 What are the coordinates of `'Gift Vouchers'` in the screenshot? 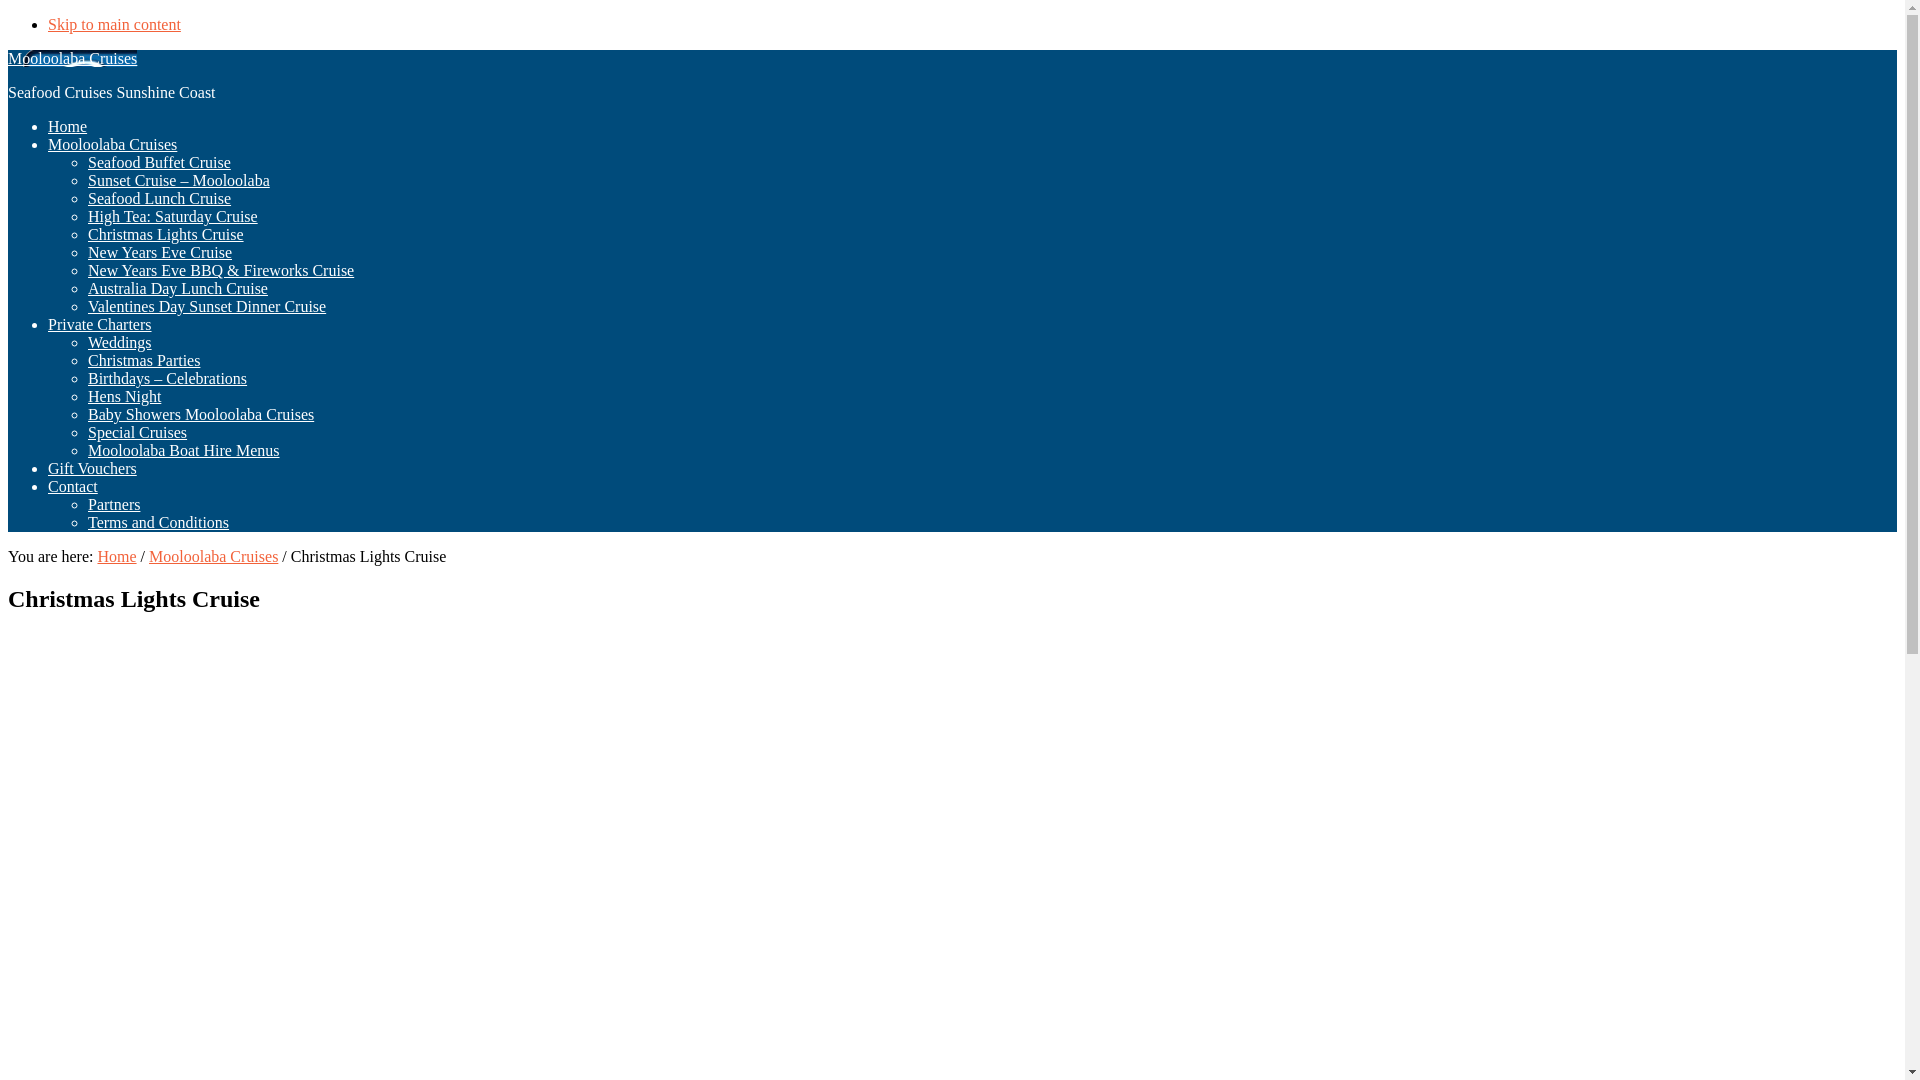 It's located at (91, 468).